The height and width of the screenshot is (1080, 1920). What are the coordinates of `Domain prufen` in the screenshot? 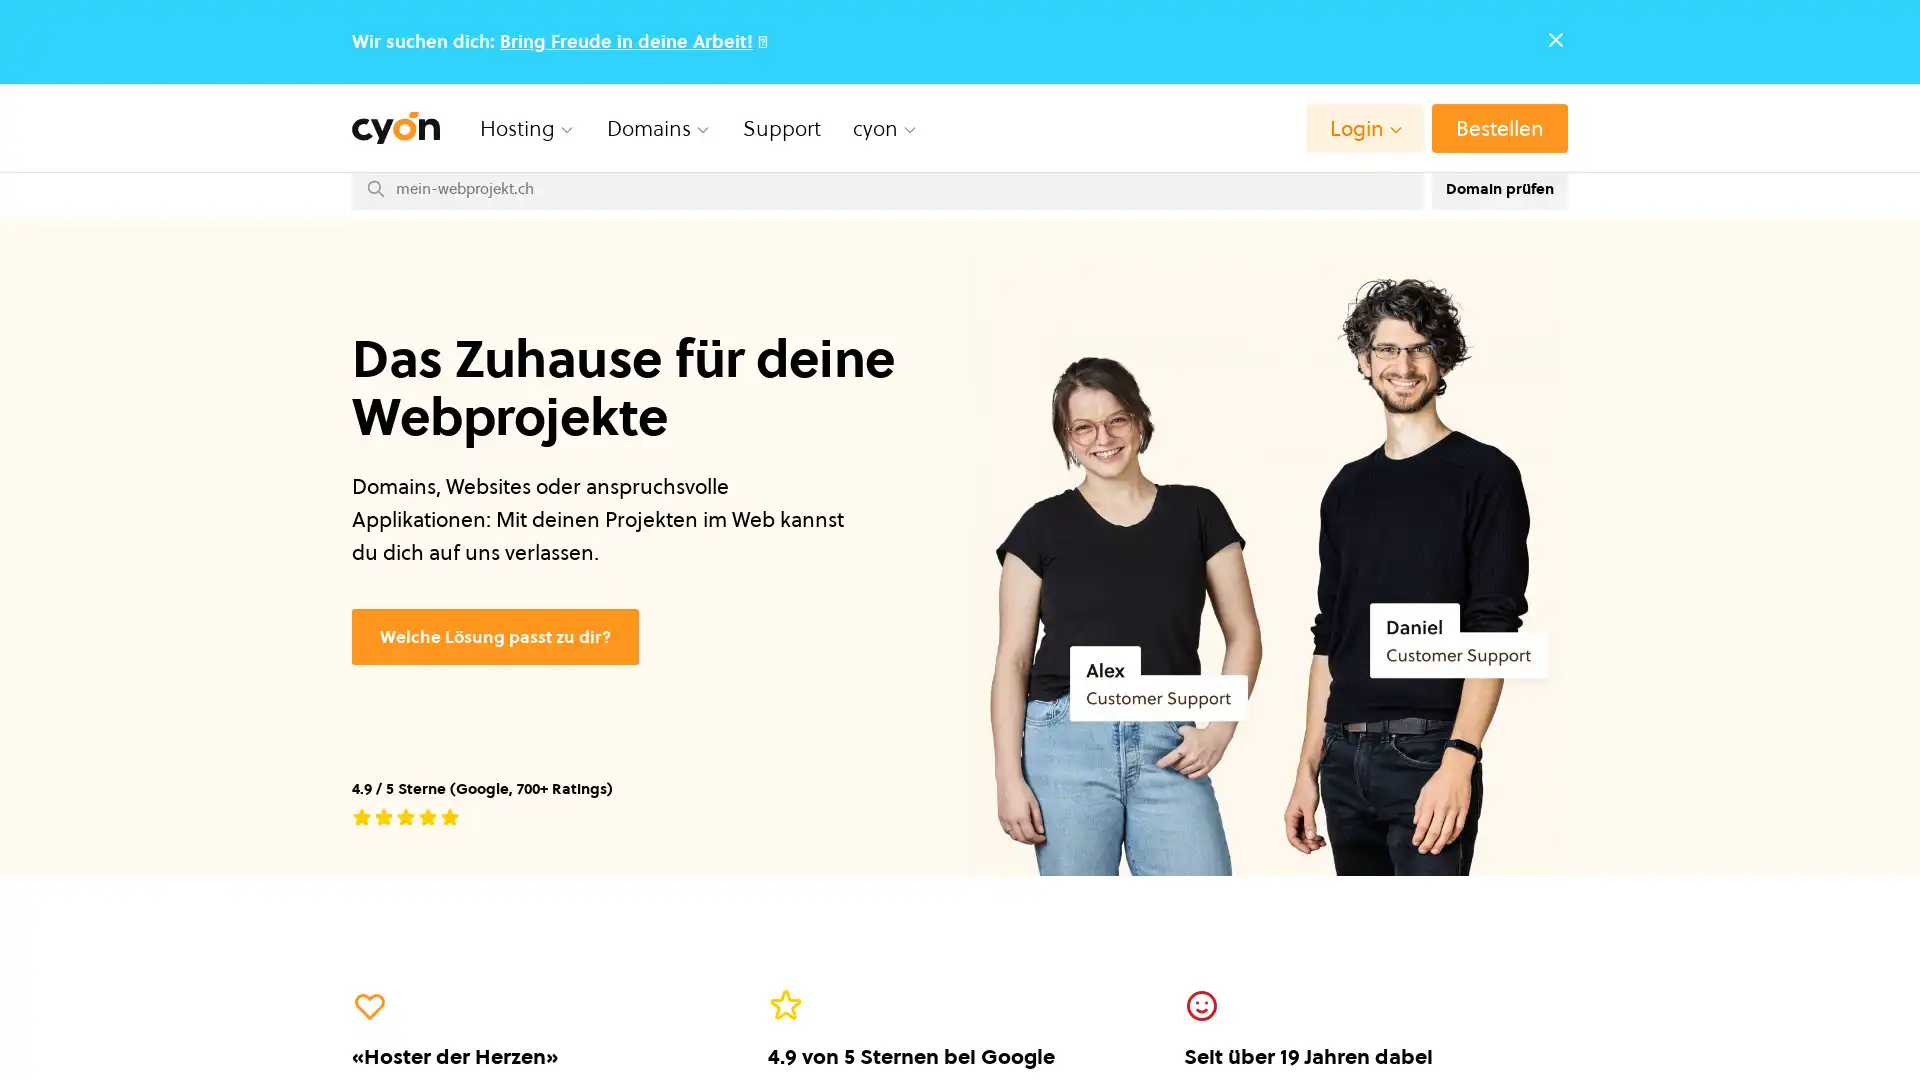 It's located at (1499, 188).